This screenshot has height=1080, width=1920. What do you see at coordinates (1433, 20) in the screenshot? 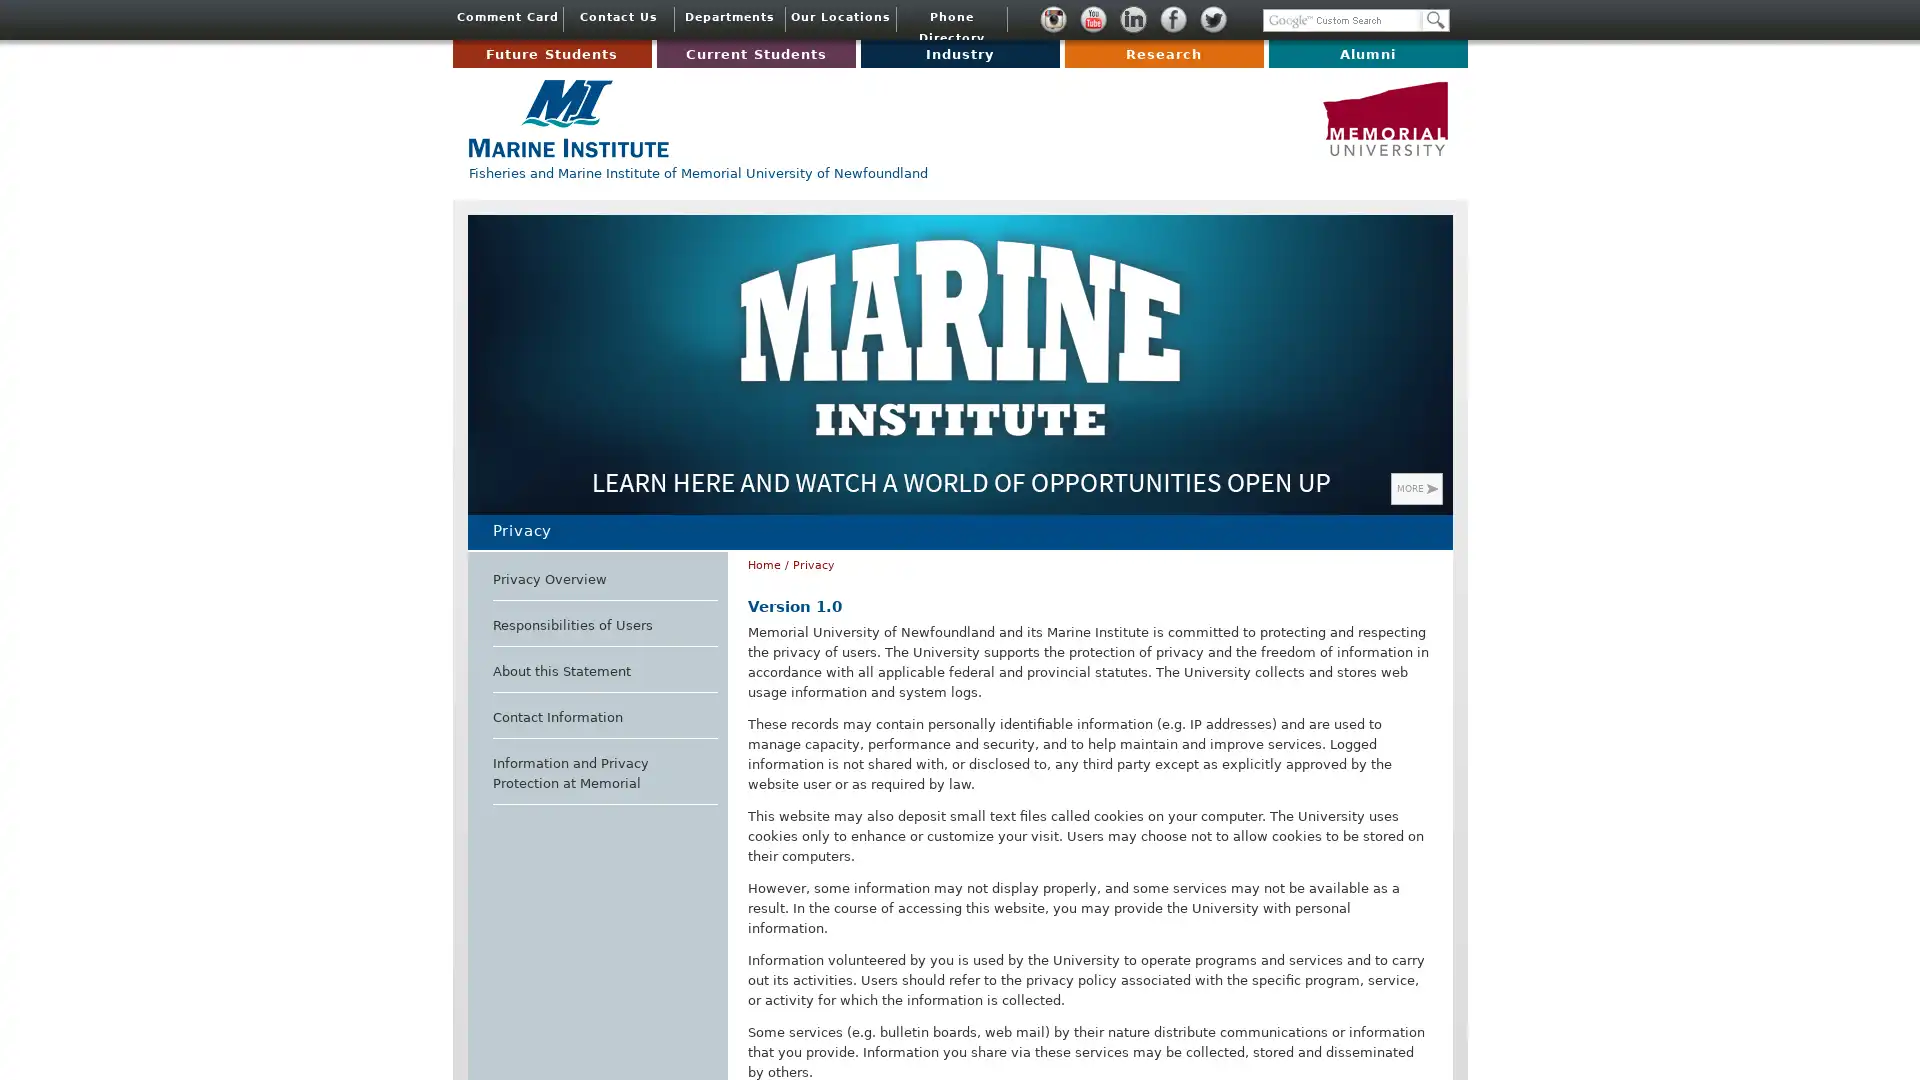
I see `Search` at bounding box center [1433, 20].